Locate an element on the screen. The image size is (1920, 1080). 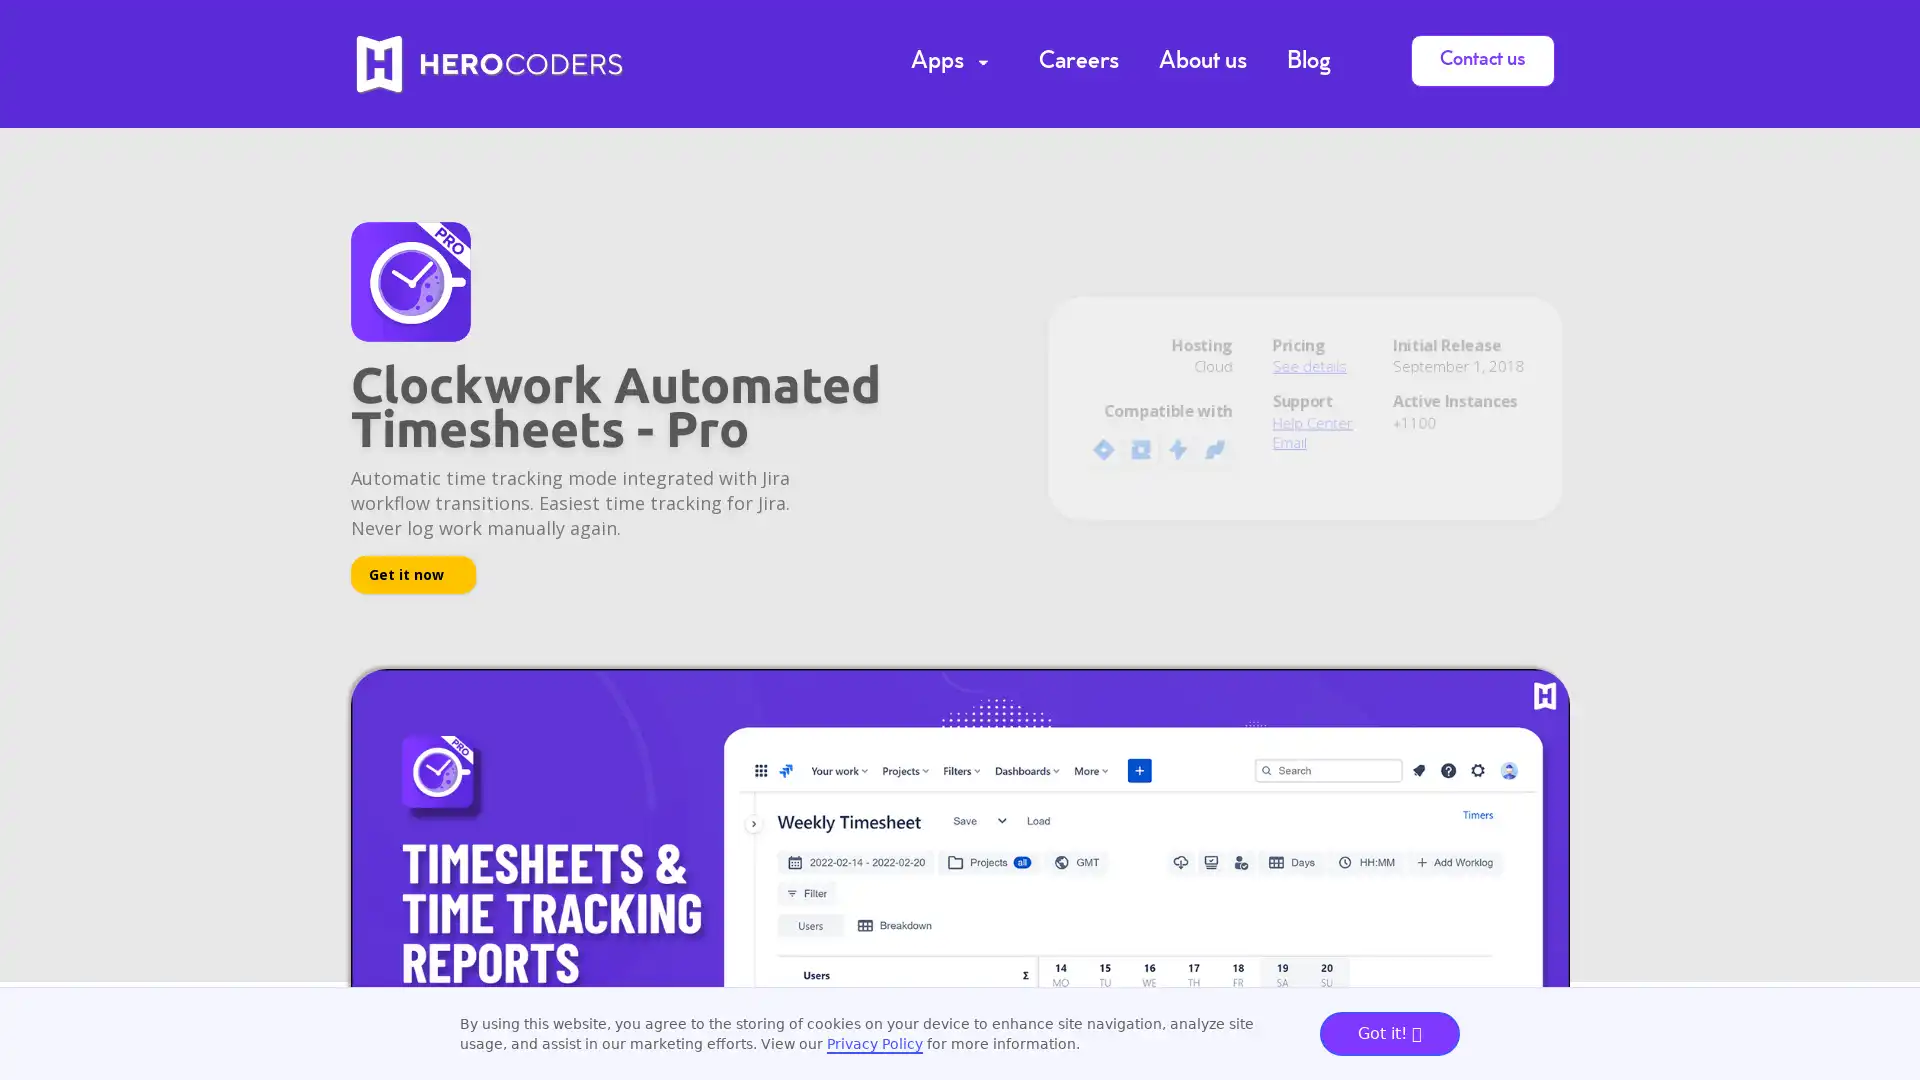
Got it! is located at coordinates (1389, 1033).